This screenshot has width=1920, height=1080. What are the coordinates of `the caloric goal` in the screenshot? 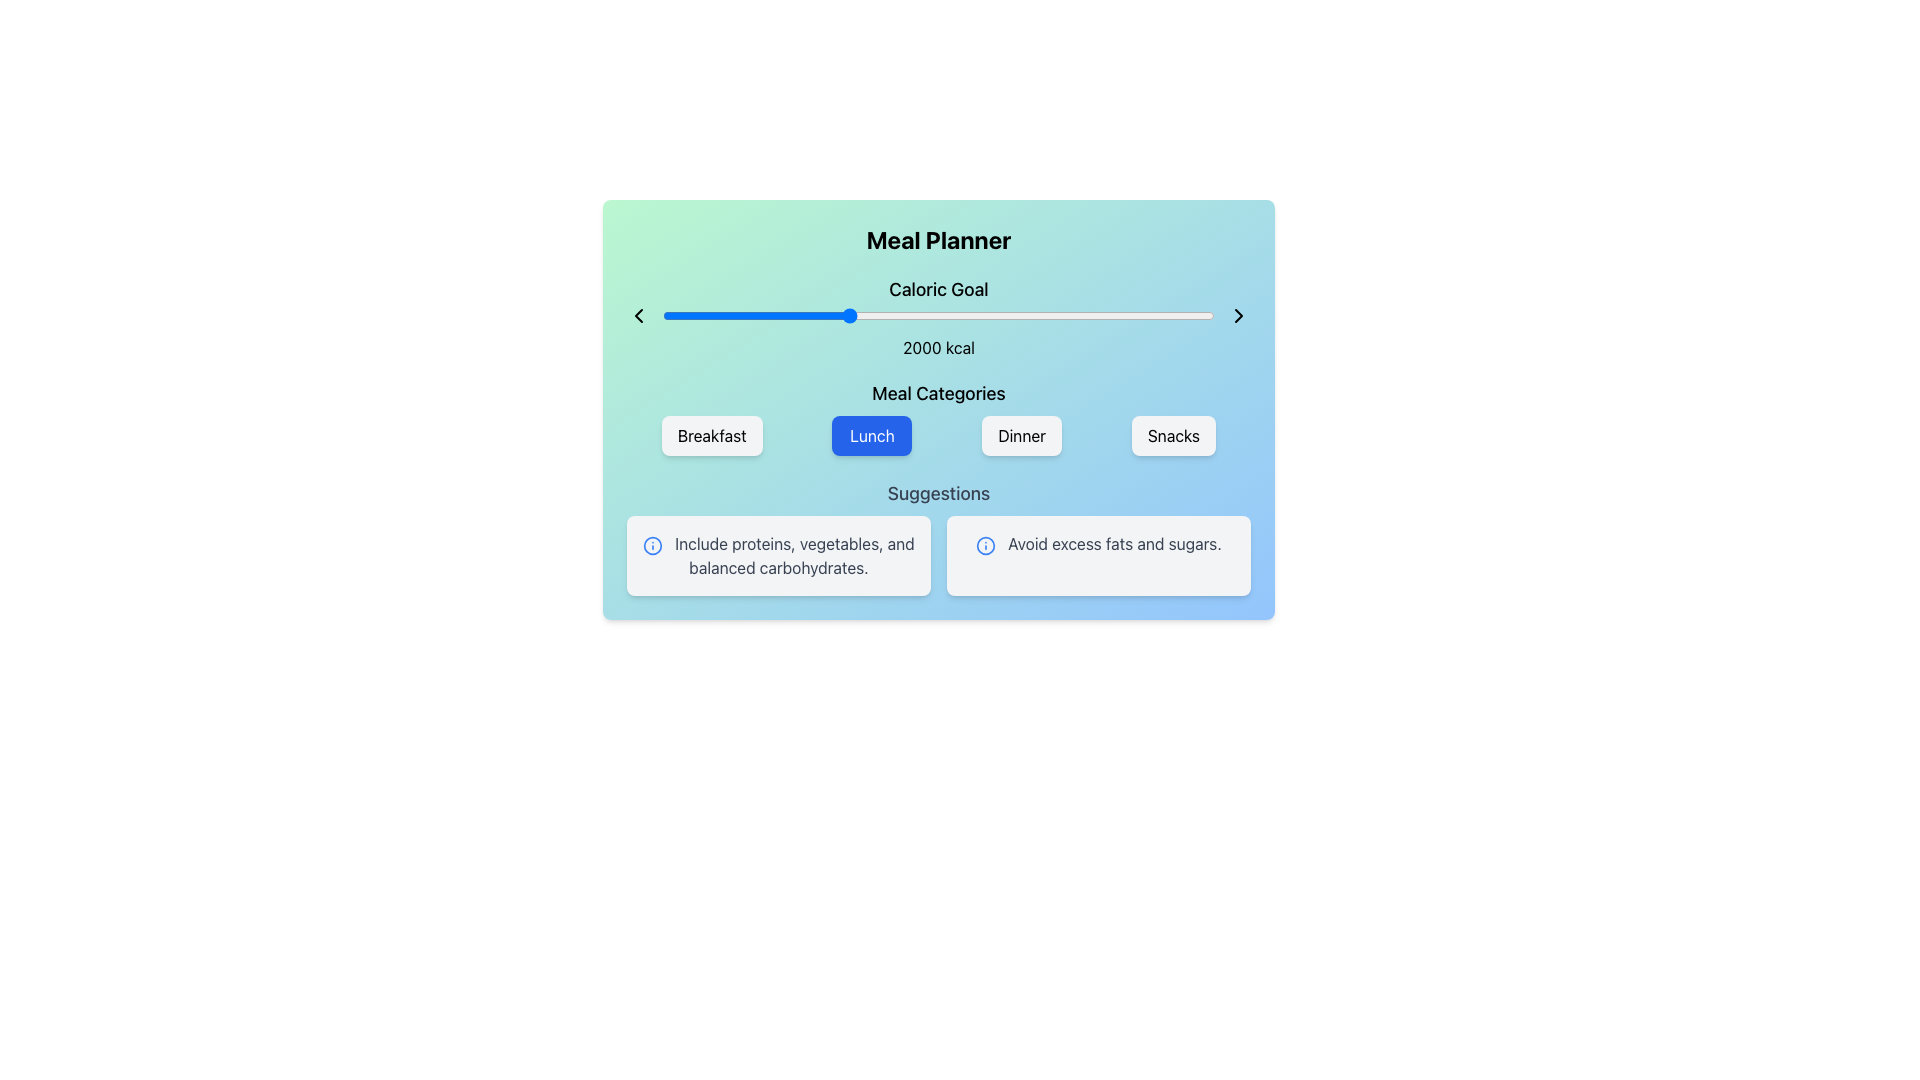 It's located at (1054, 315).